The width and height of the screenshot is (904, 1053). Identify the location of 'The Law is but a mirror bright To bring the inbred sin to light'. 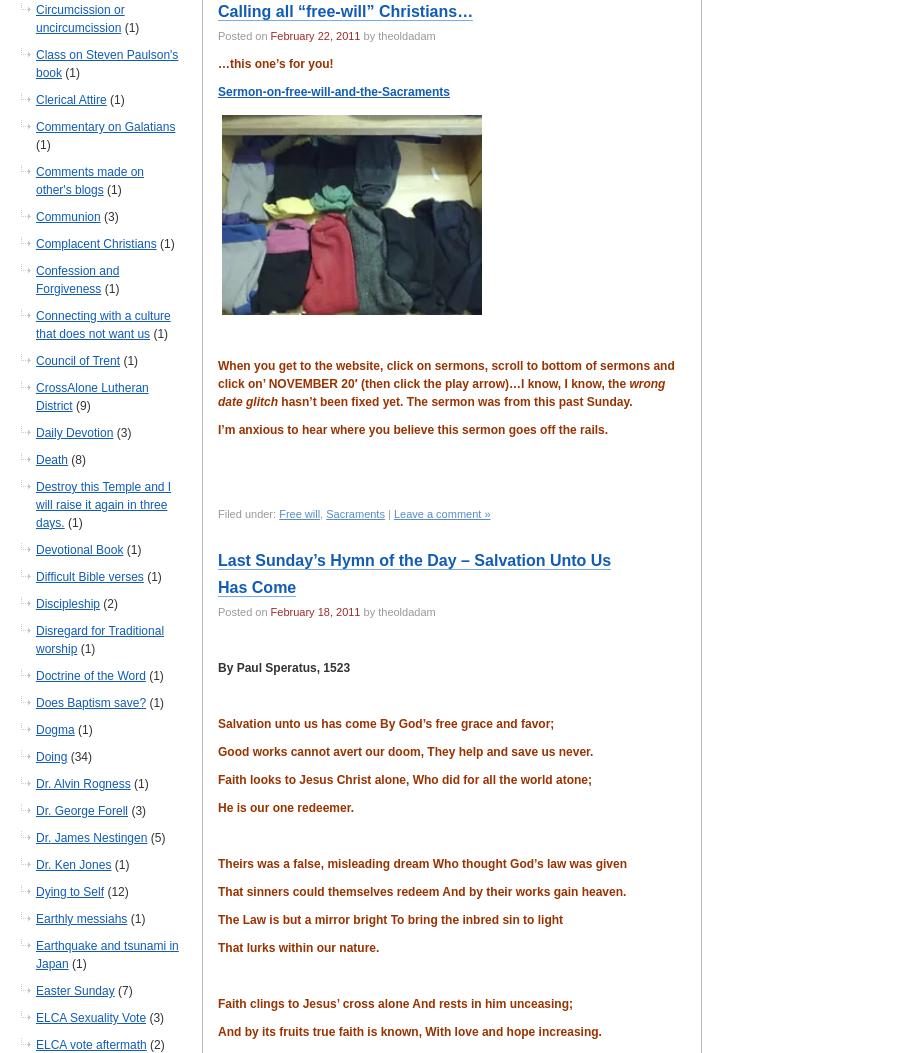
(389, 919).